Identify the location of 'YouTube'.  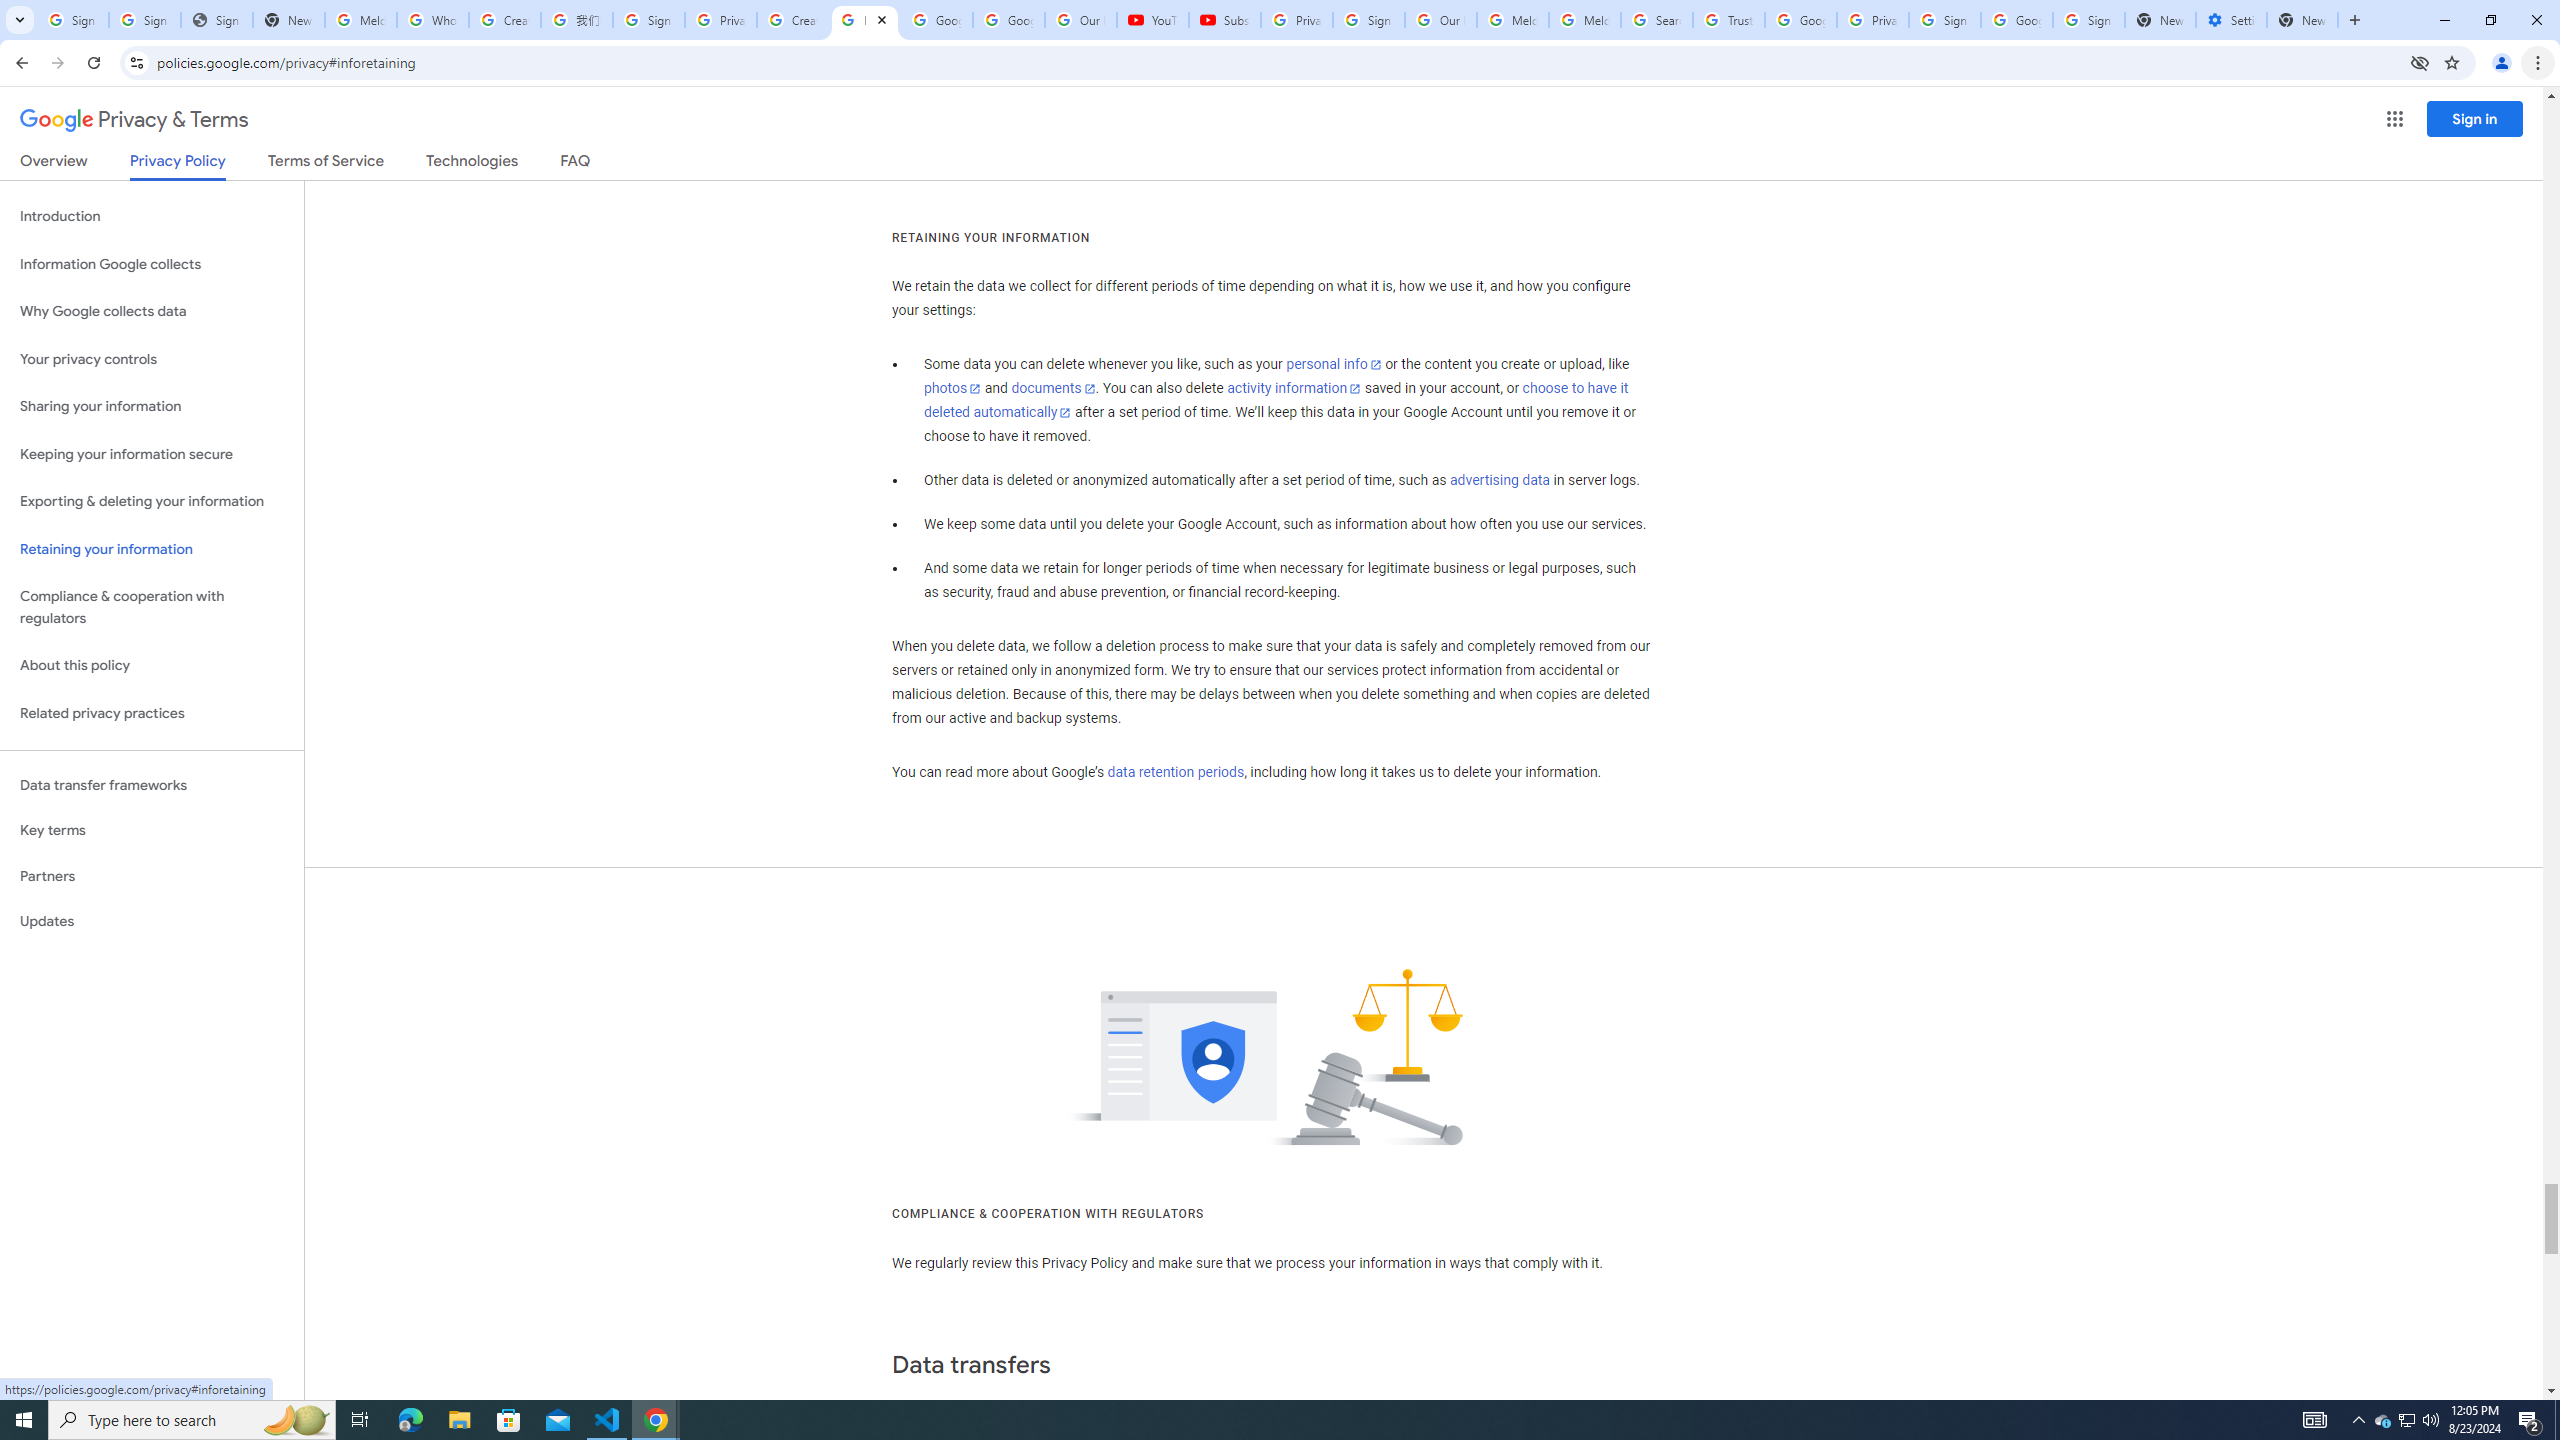
(1153, 19).